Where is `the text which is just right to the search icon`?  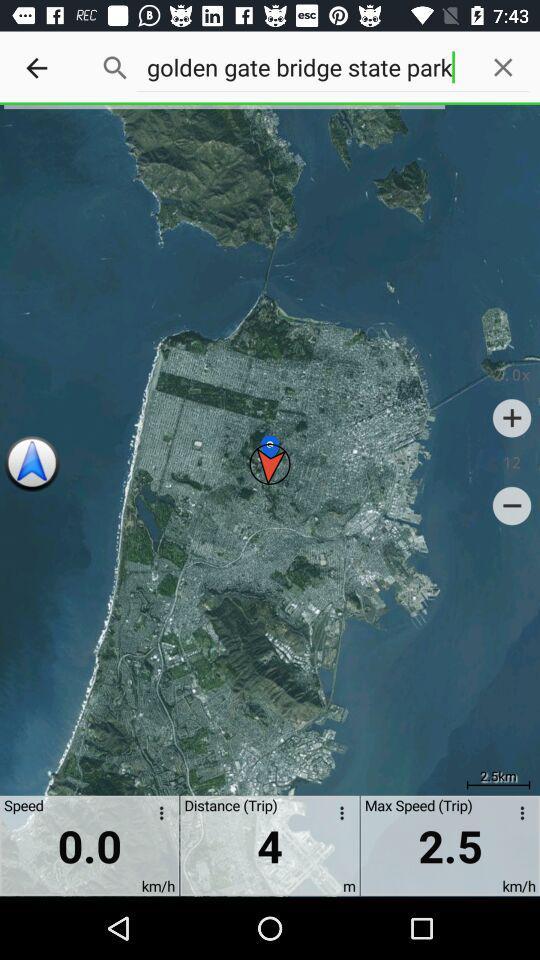 the text which is just right to the search icon is located at coordinates (417, 72).